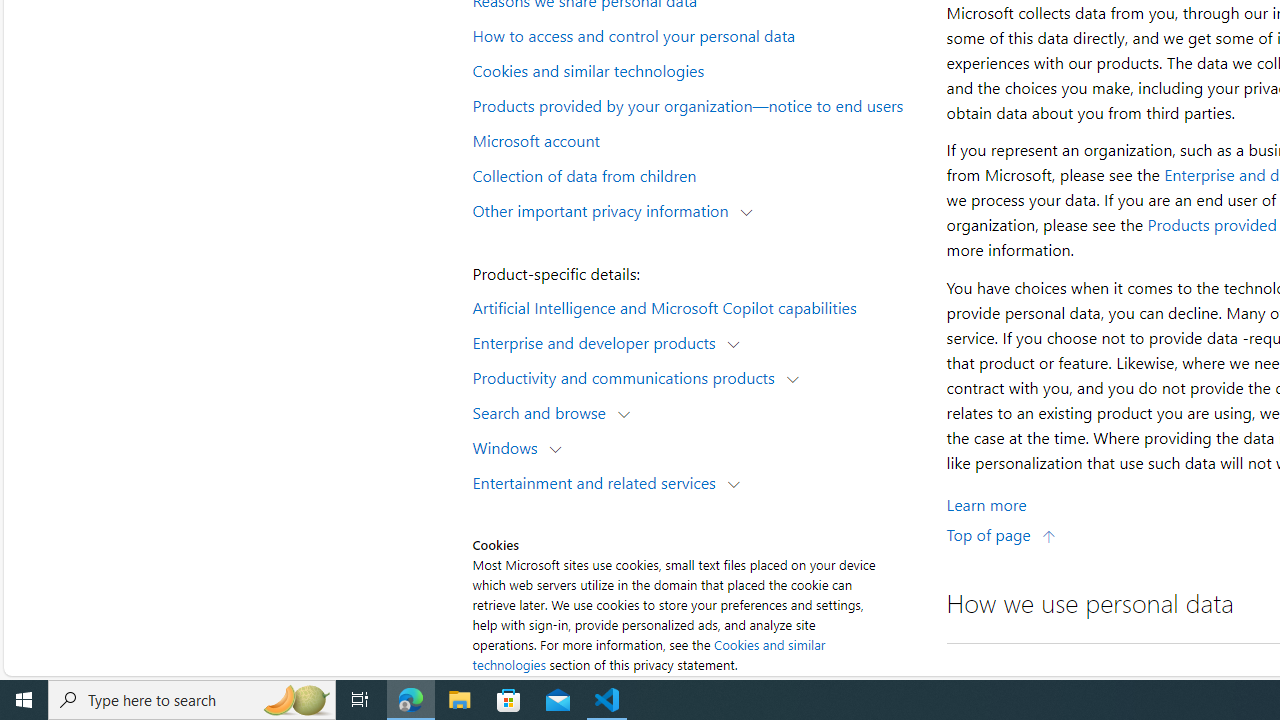 The width and height of the screenshot is (1280, 720). Describe the element at coordinates (696, 306) in the screenshot. I see `'Artificial Intelligence and Microsoft Copilot capabilities'` at that location.